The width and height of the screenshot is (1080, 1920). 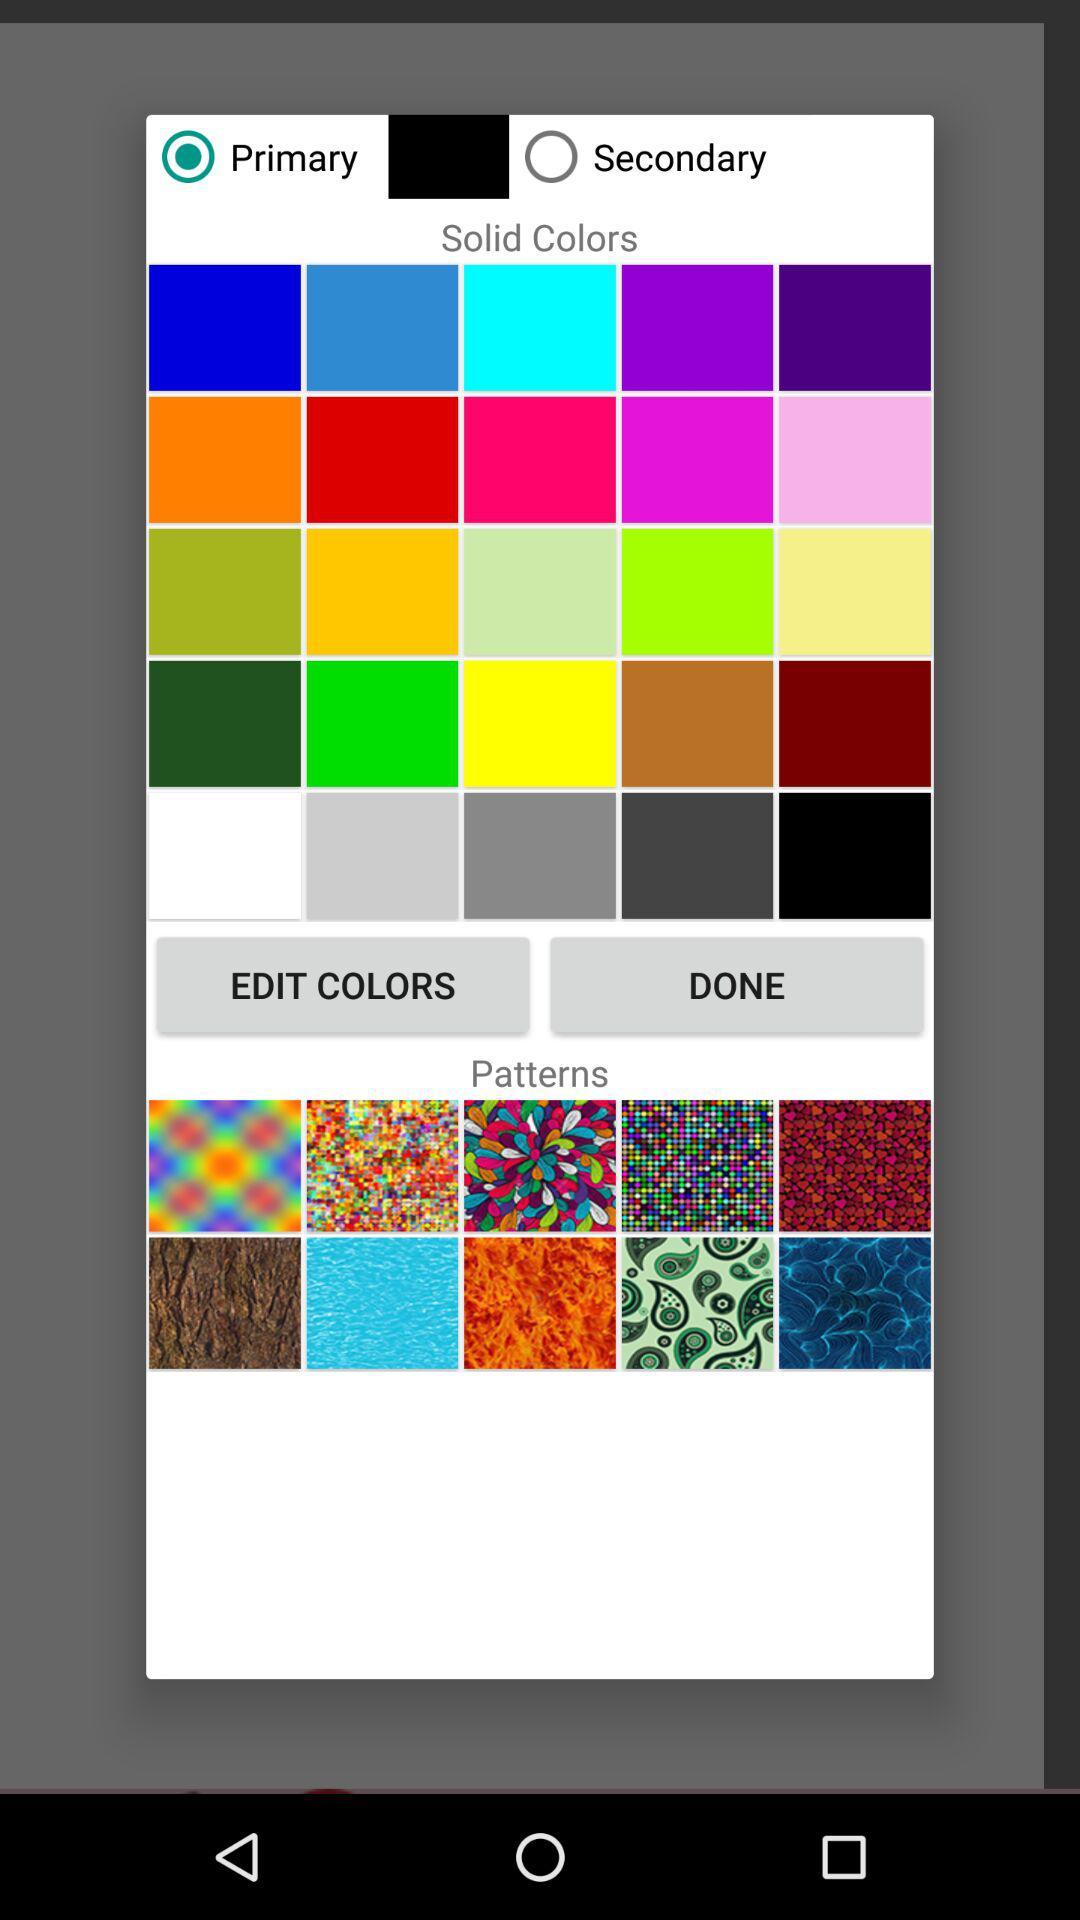 What do you see at coordinates (855, 855) in the screenshot?
I see `choose color black` at bounding box center [855, 855].